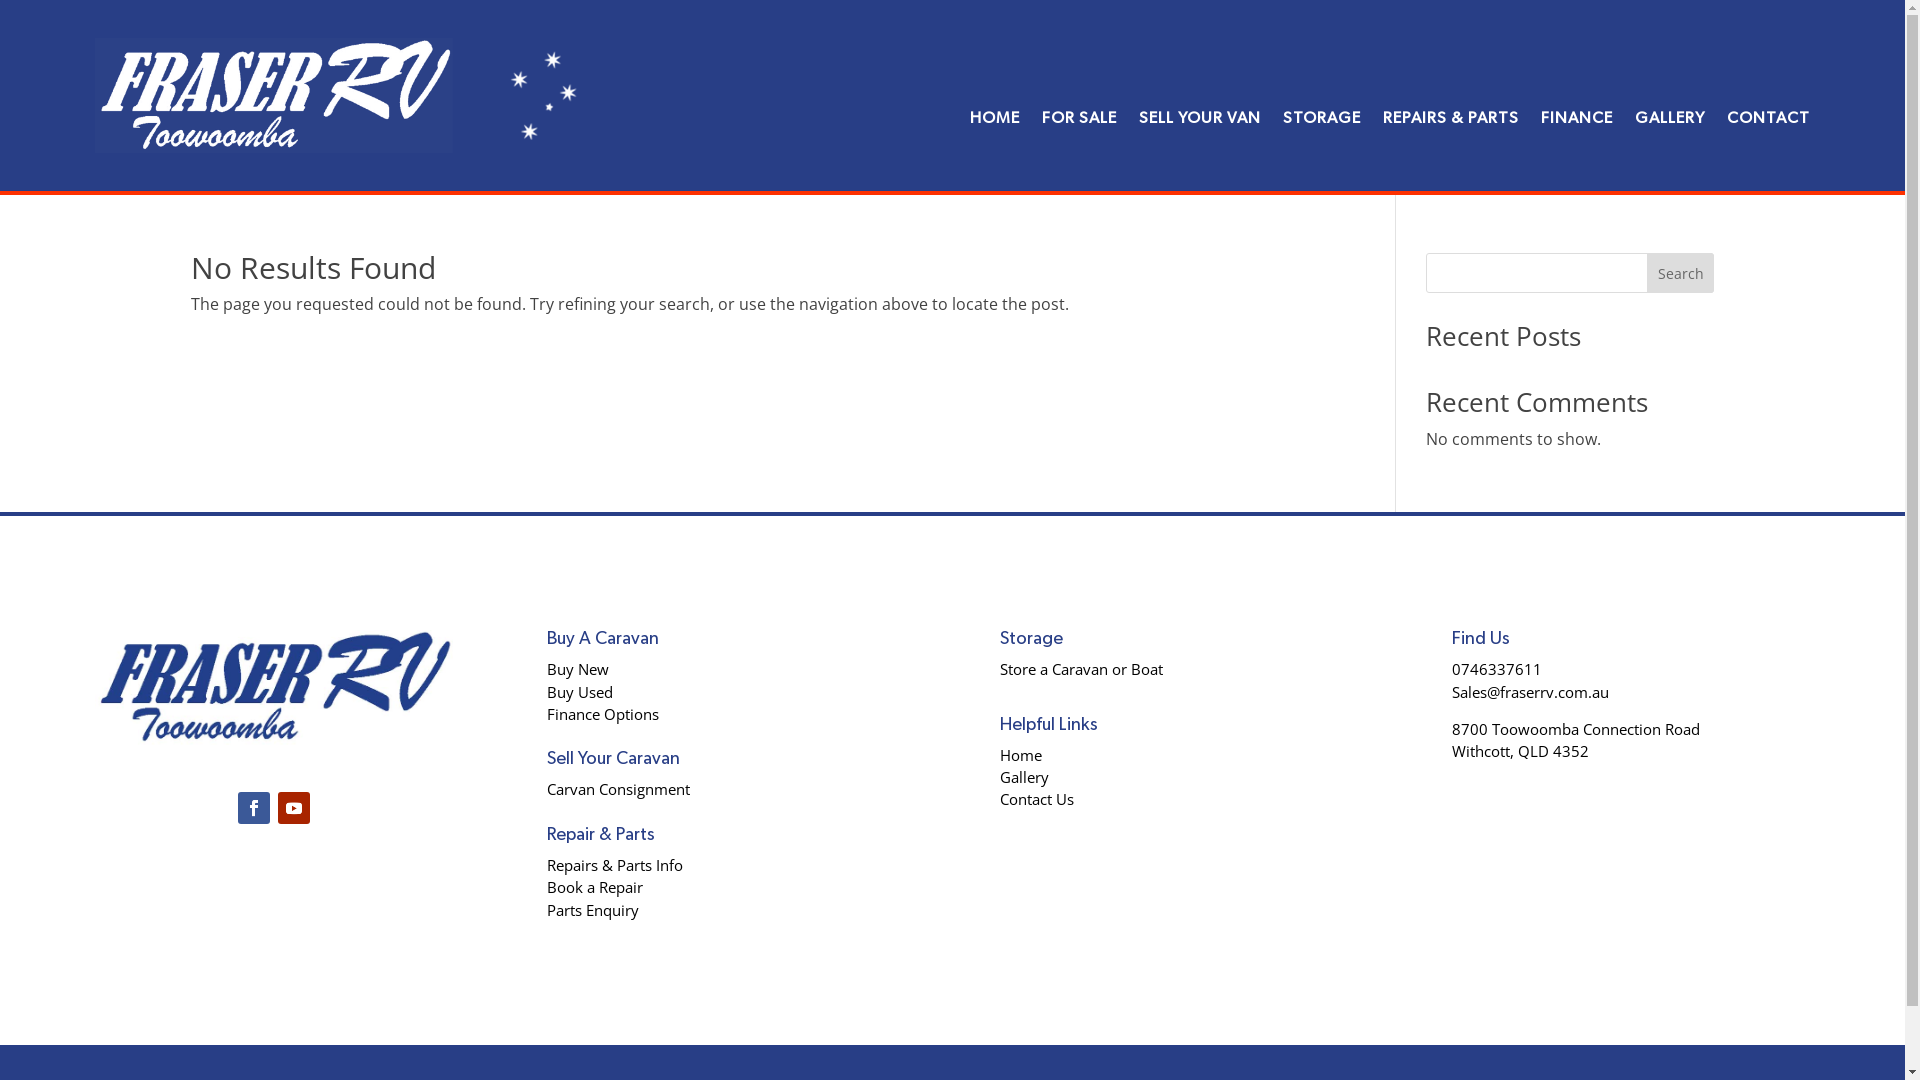 Image resolution: width=1920 pixels, height=1080 pixels. What do you see at coordinates (277, 806) in the screenshot?
I see `'Follow on Youtube'` at bounding box center [277, 806].